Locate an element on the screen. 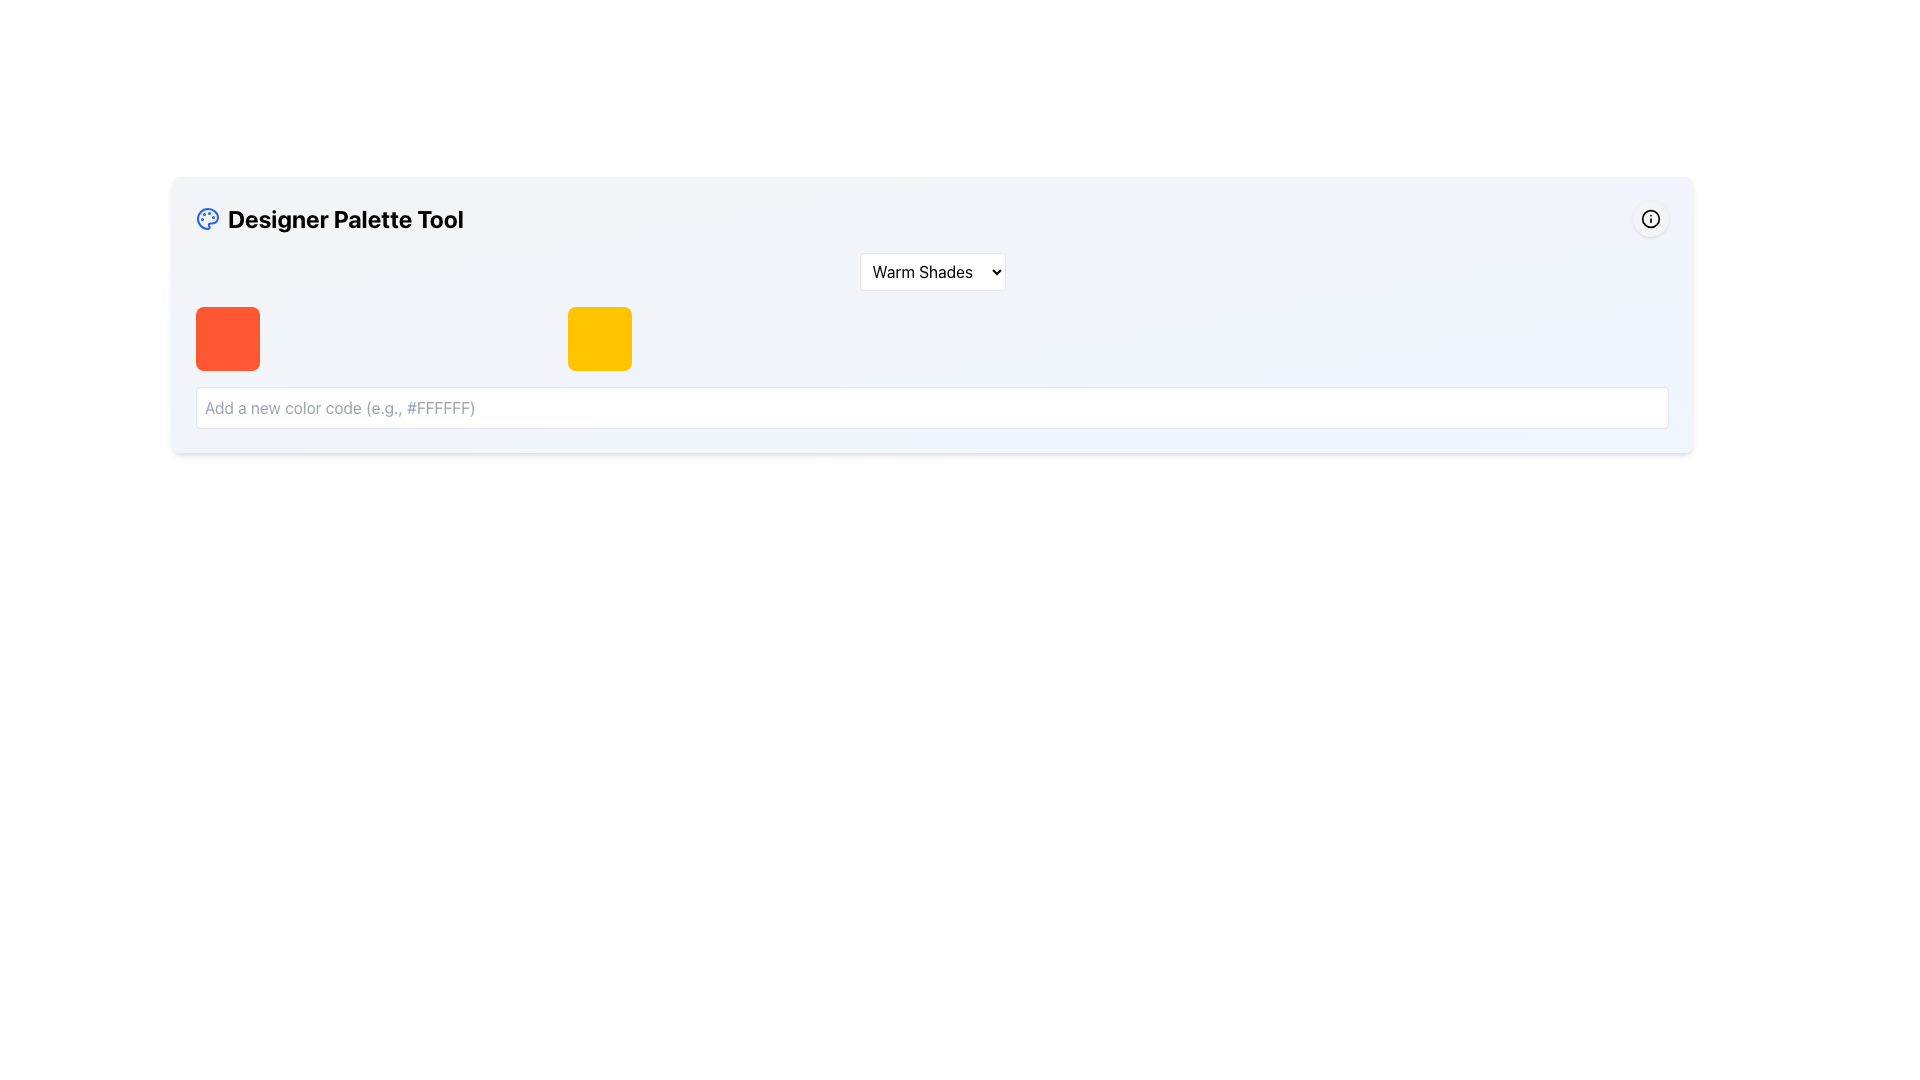 Image resolution: width=1920 pixels, height=1080 pixels. the decorative color palette tool icon located adjacent to the text 'Designer Palette Tool' in the top-left region of the interface is located at coordinates (206, 219).